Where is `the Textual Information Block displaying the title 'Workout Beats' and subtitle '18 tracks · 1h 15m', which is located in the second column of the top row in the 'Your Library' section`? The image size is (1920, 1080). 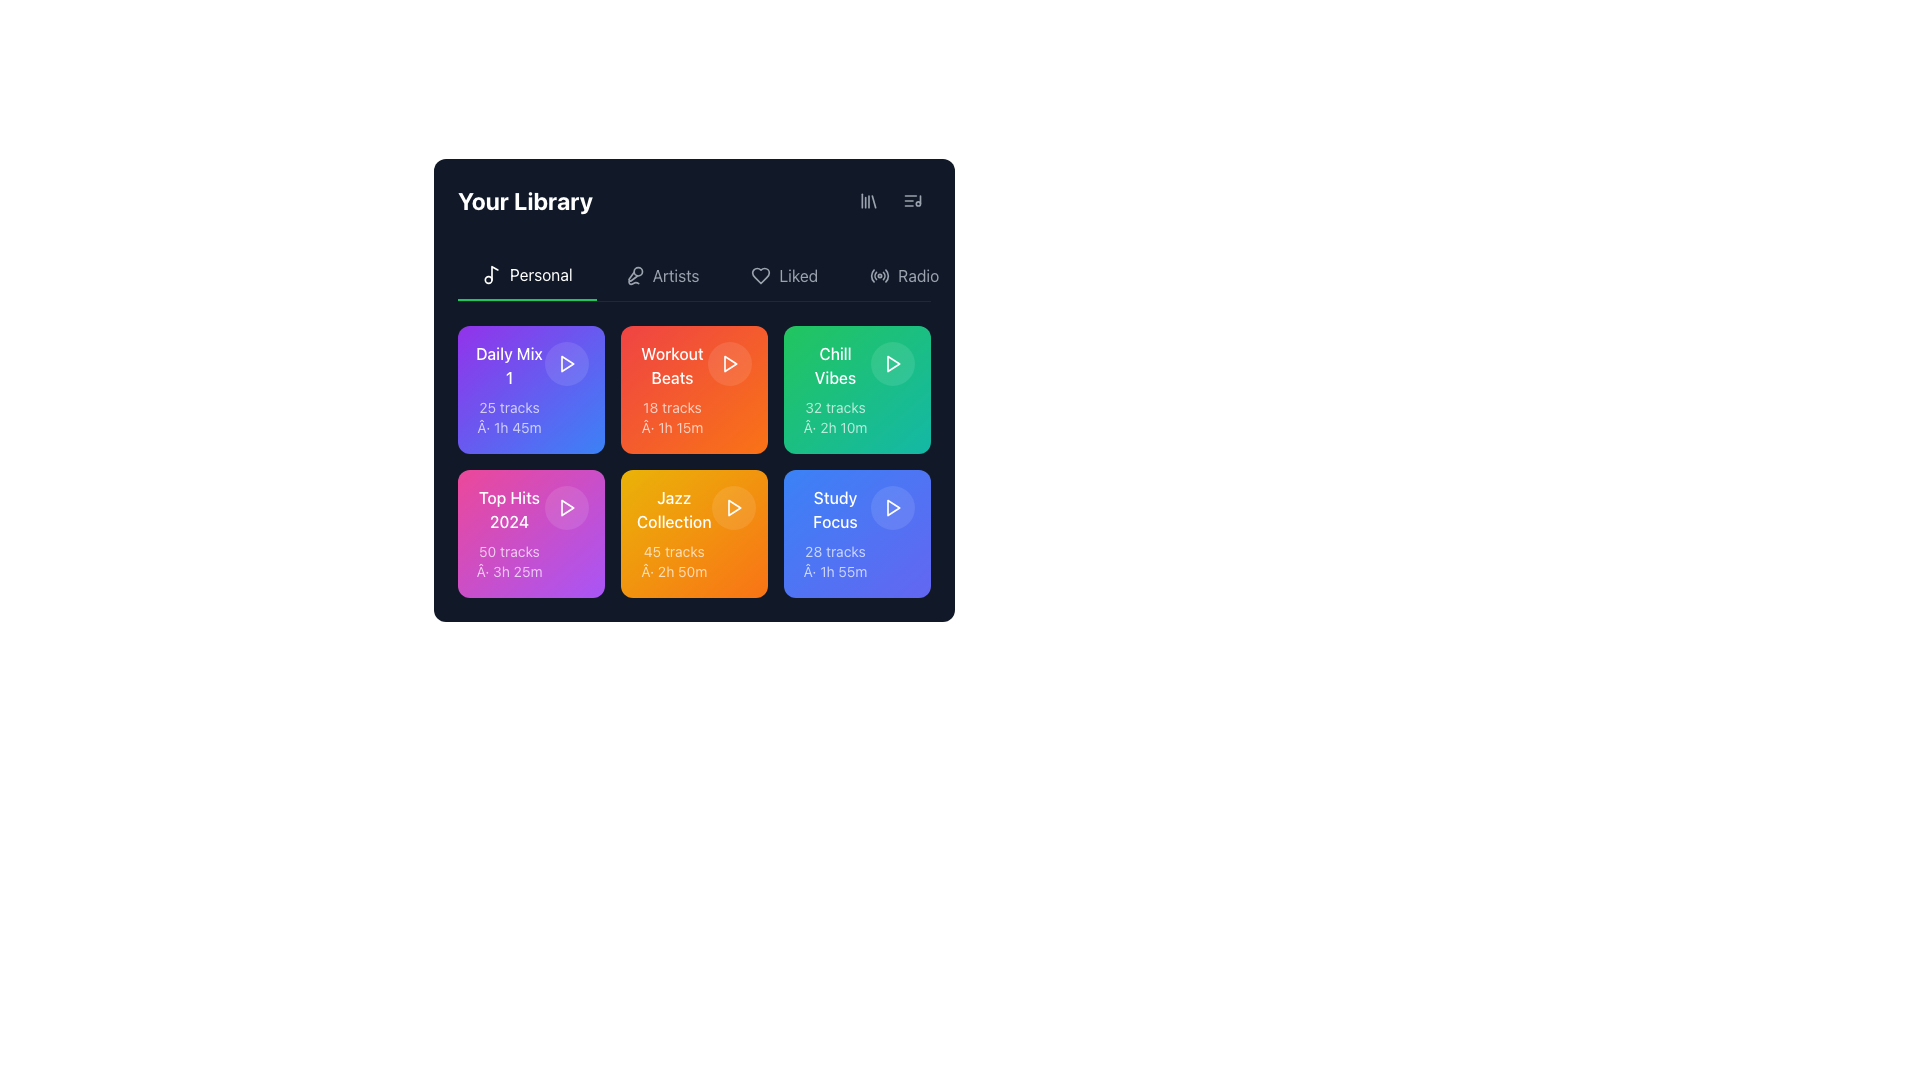 the Textual Information Block displaying the title 'Workout Beats' and subtitle '18 tracks · 1h 15m', which is located in the second column of the top row in the 'Your Library' section is located at coordinates (672, 389).